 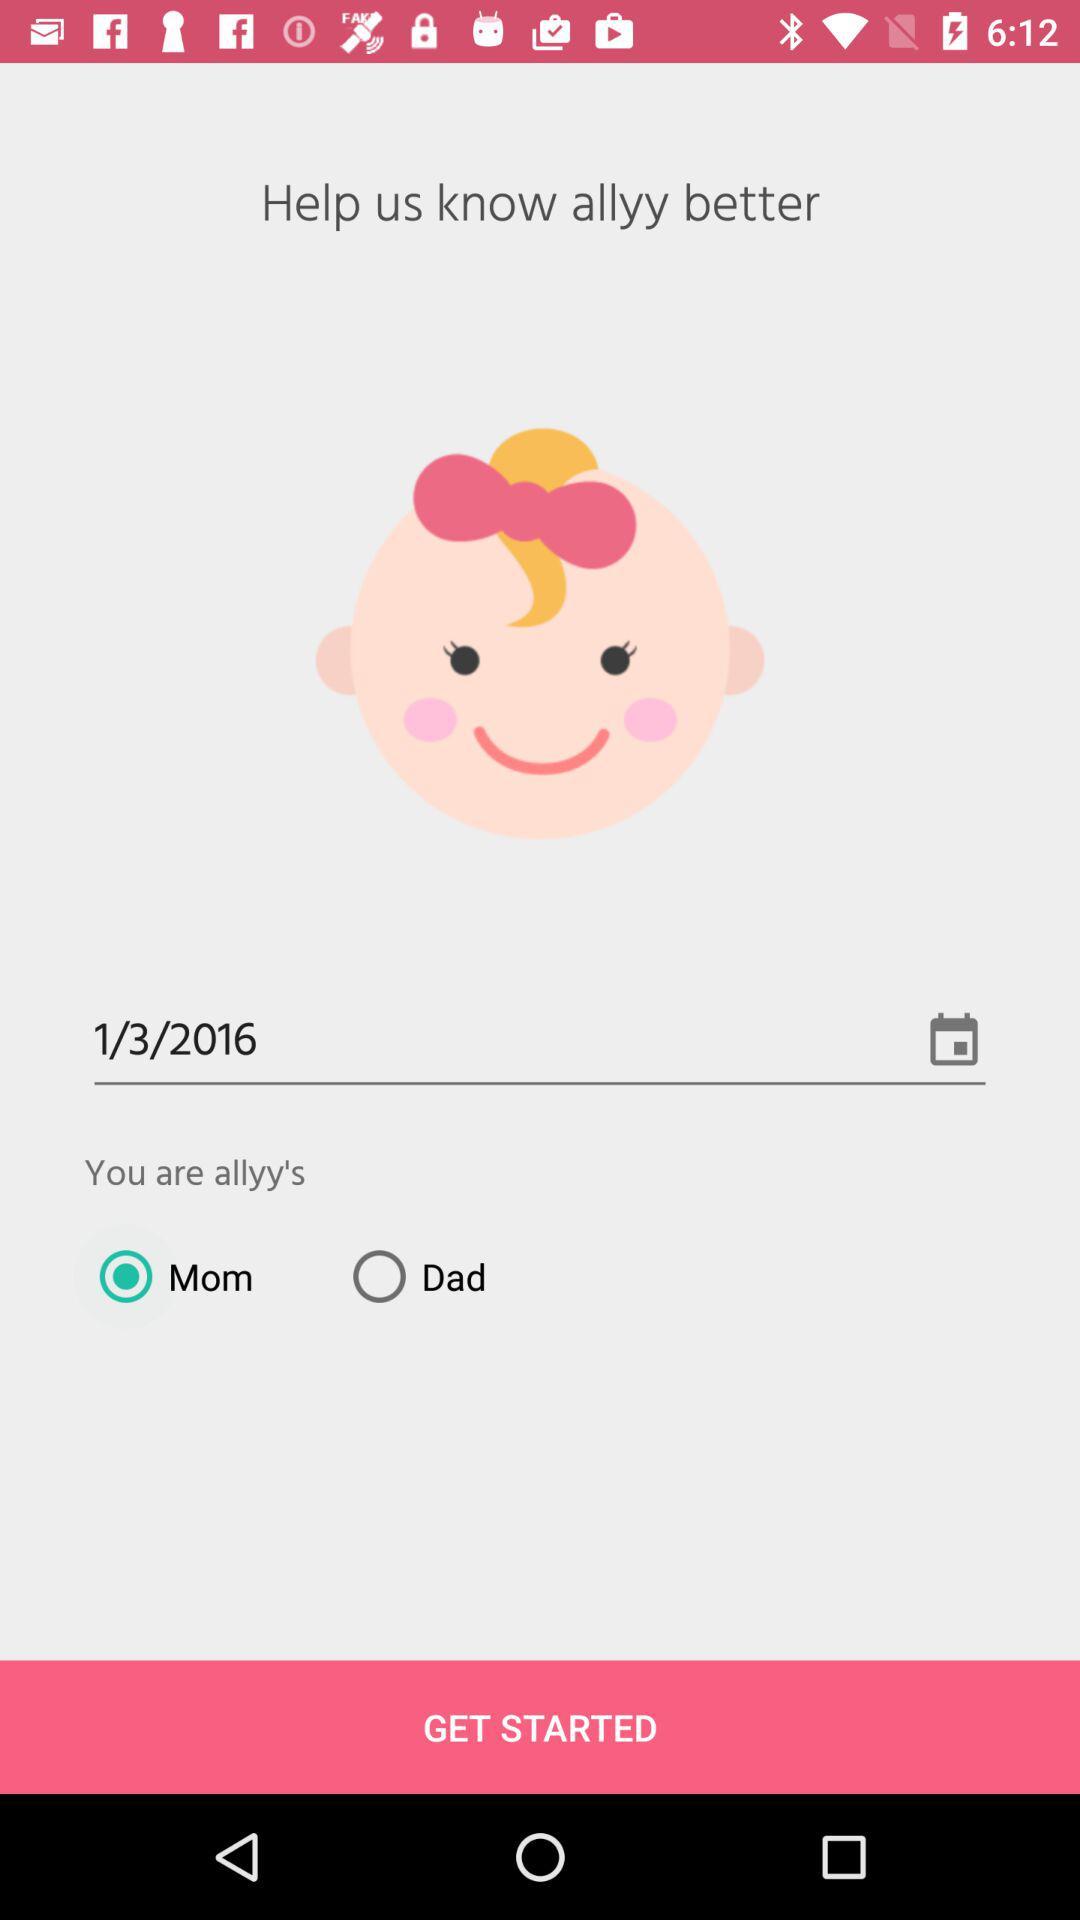 What do you see at coordinates (167, 1275) in the screenshot?
I see `the icon to the left of the dad item` at bounding box center [167, 1275].